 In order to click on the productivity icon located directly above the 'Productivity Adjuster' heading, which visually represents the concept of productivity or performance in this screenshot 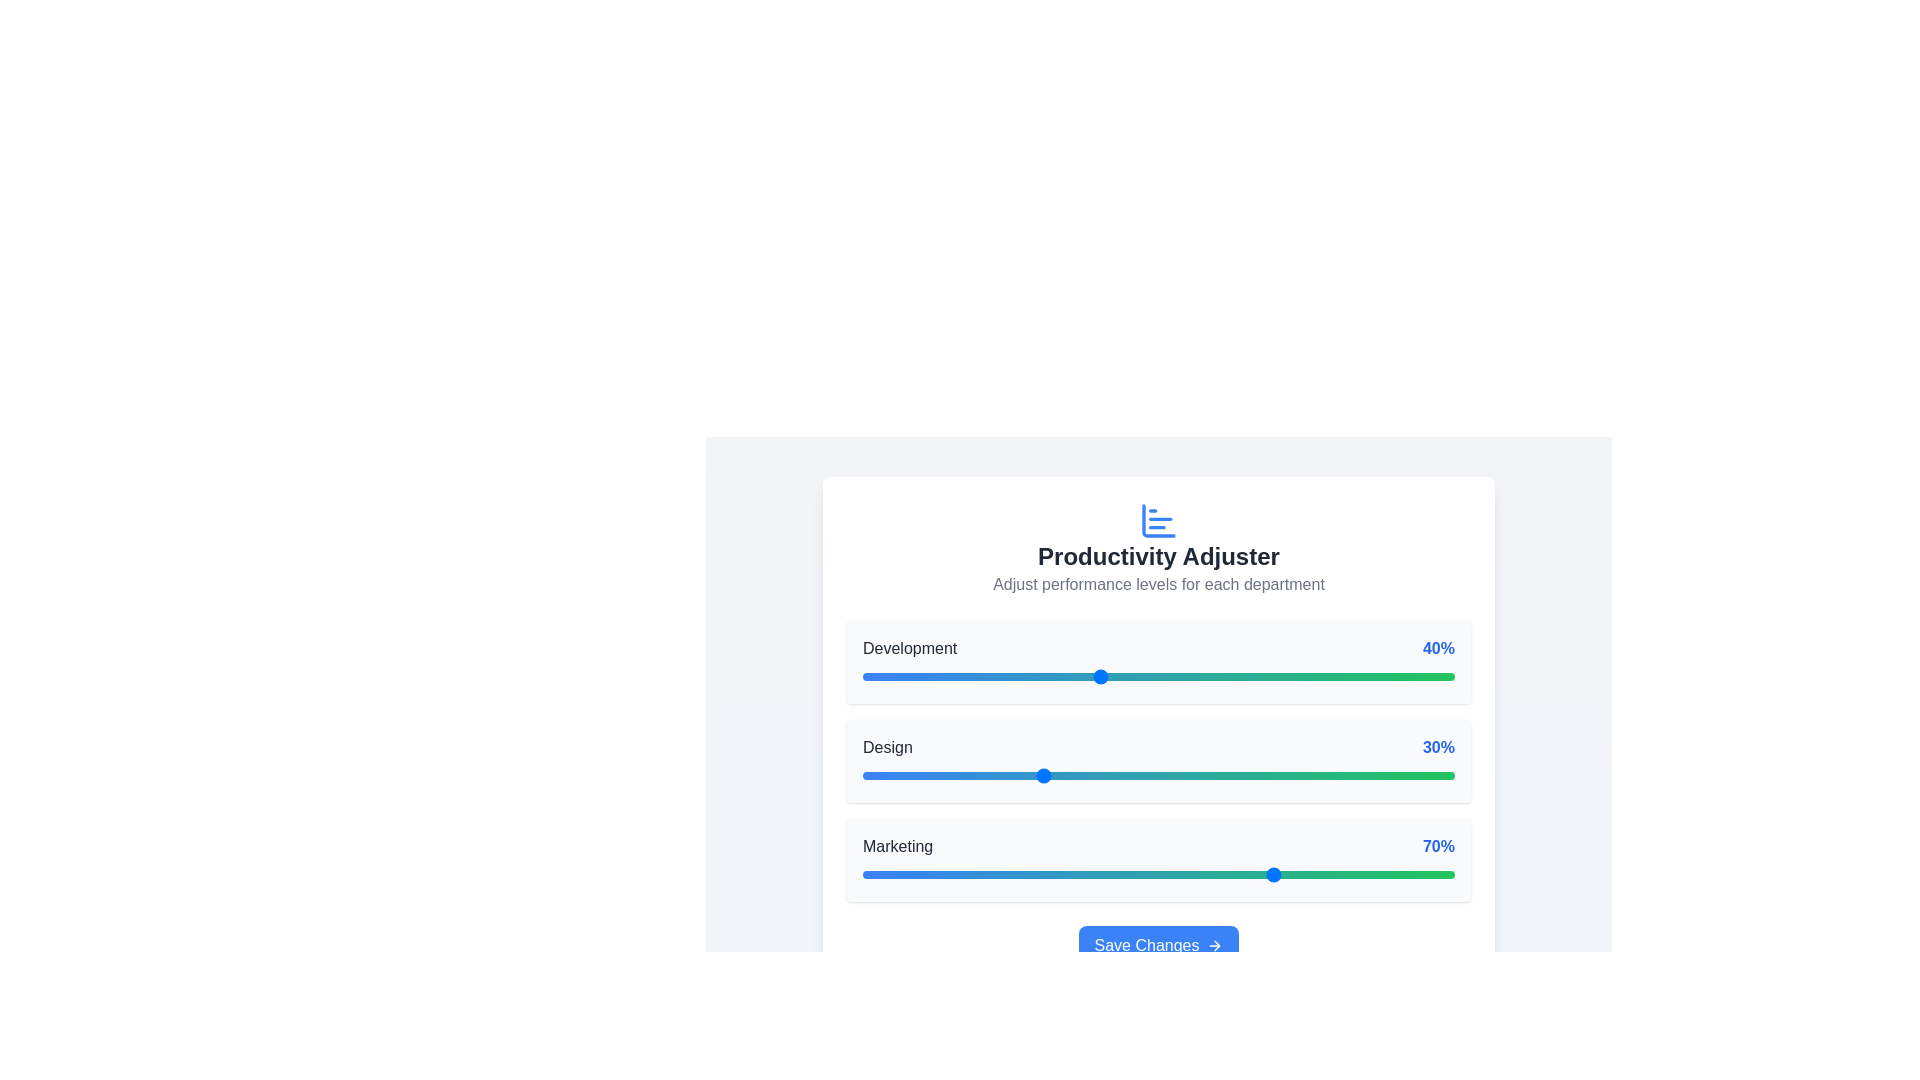, I will do `click(1158, 519)`.